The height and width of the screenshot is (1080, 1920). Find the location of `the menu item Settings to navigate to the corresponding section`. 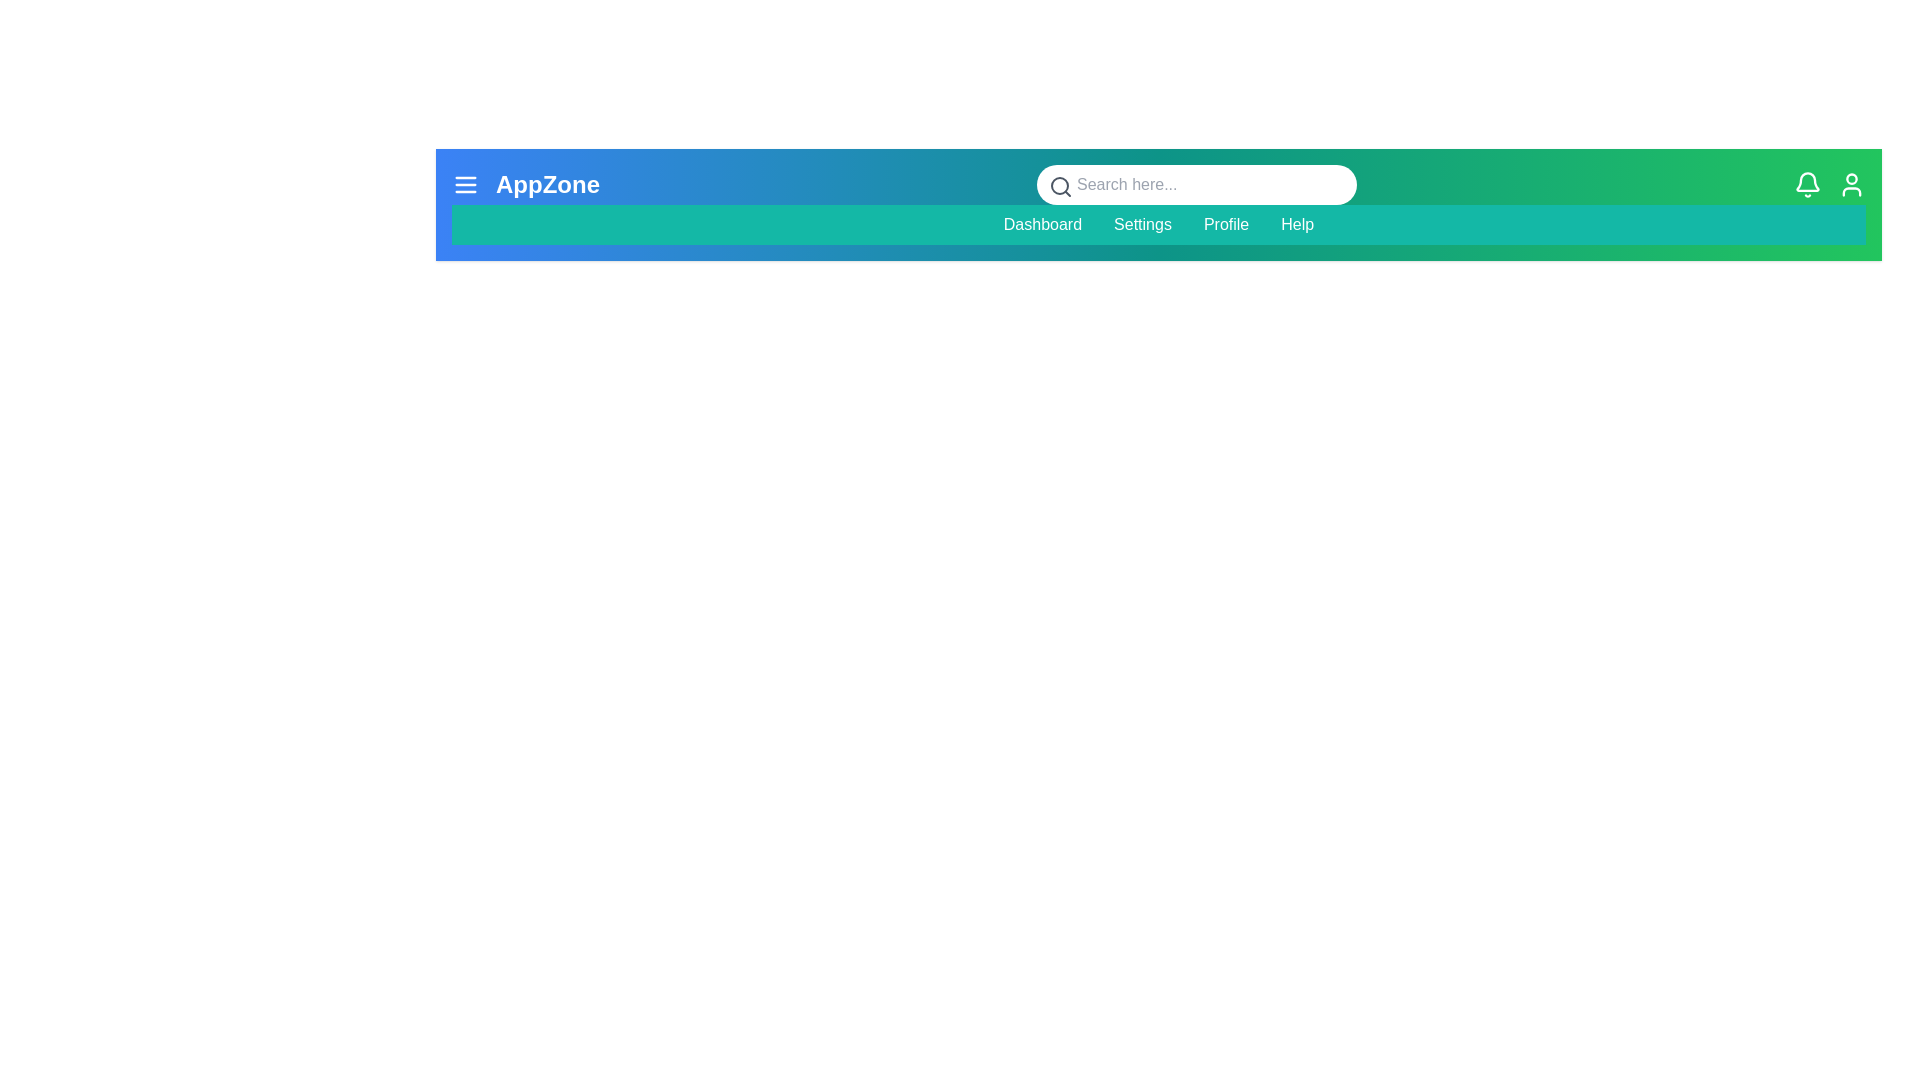

the menu item Settings to navigate to the corresponding section is located at coordinates (1142, 224).